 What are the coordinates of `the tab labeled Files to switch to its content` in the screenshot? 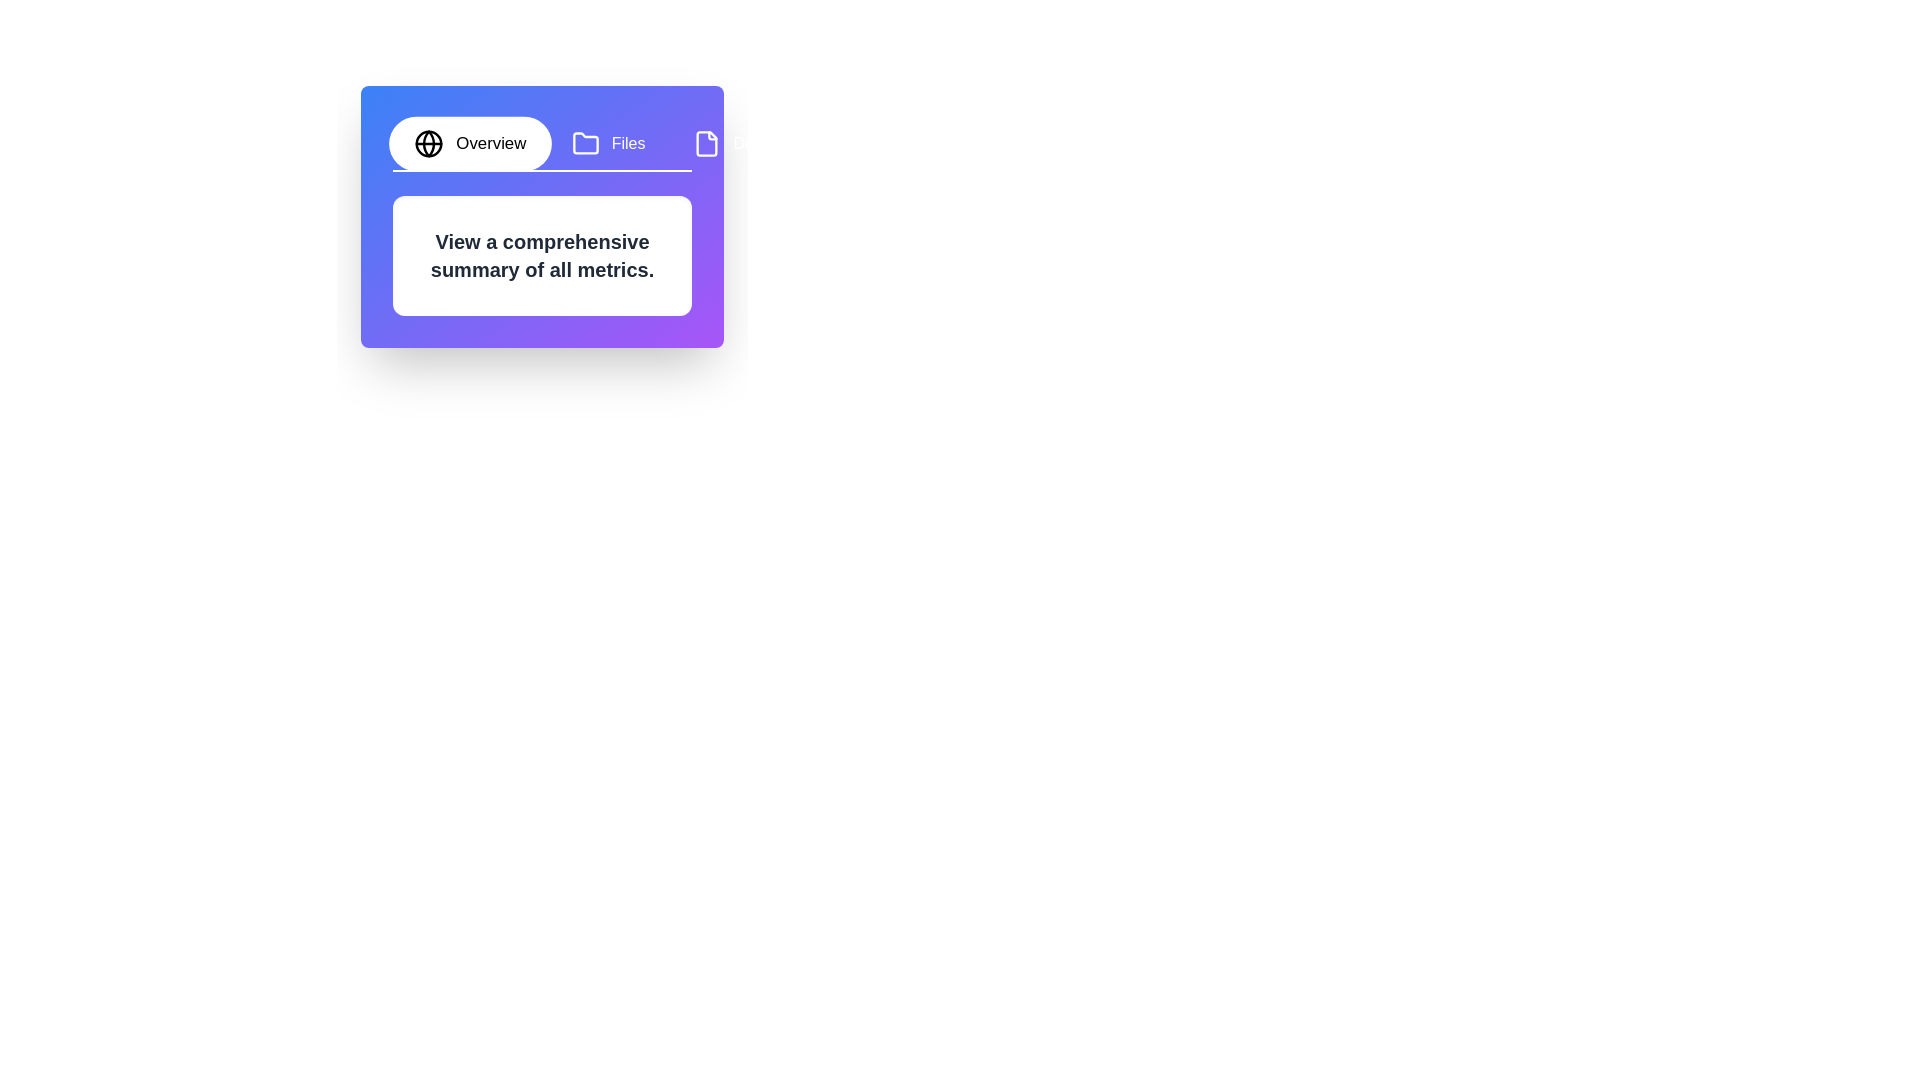 It's located at (607, 142).